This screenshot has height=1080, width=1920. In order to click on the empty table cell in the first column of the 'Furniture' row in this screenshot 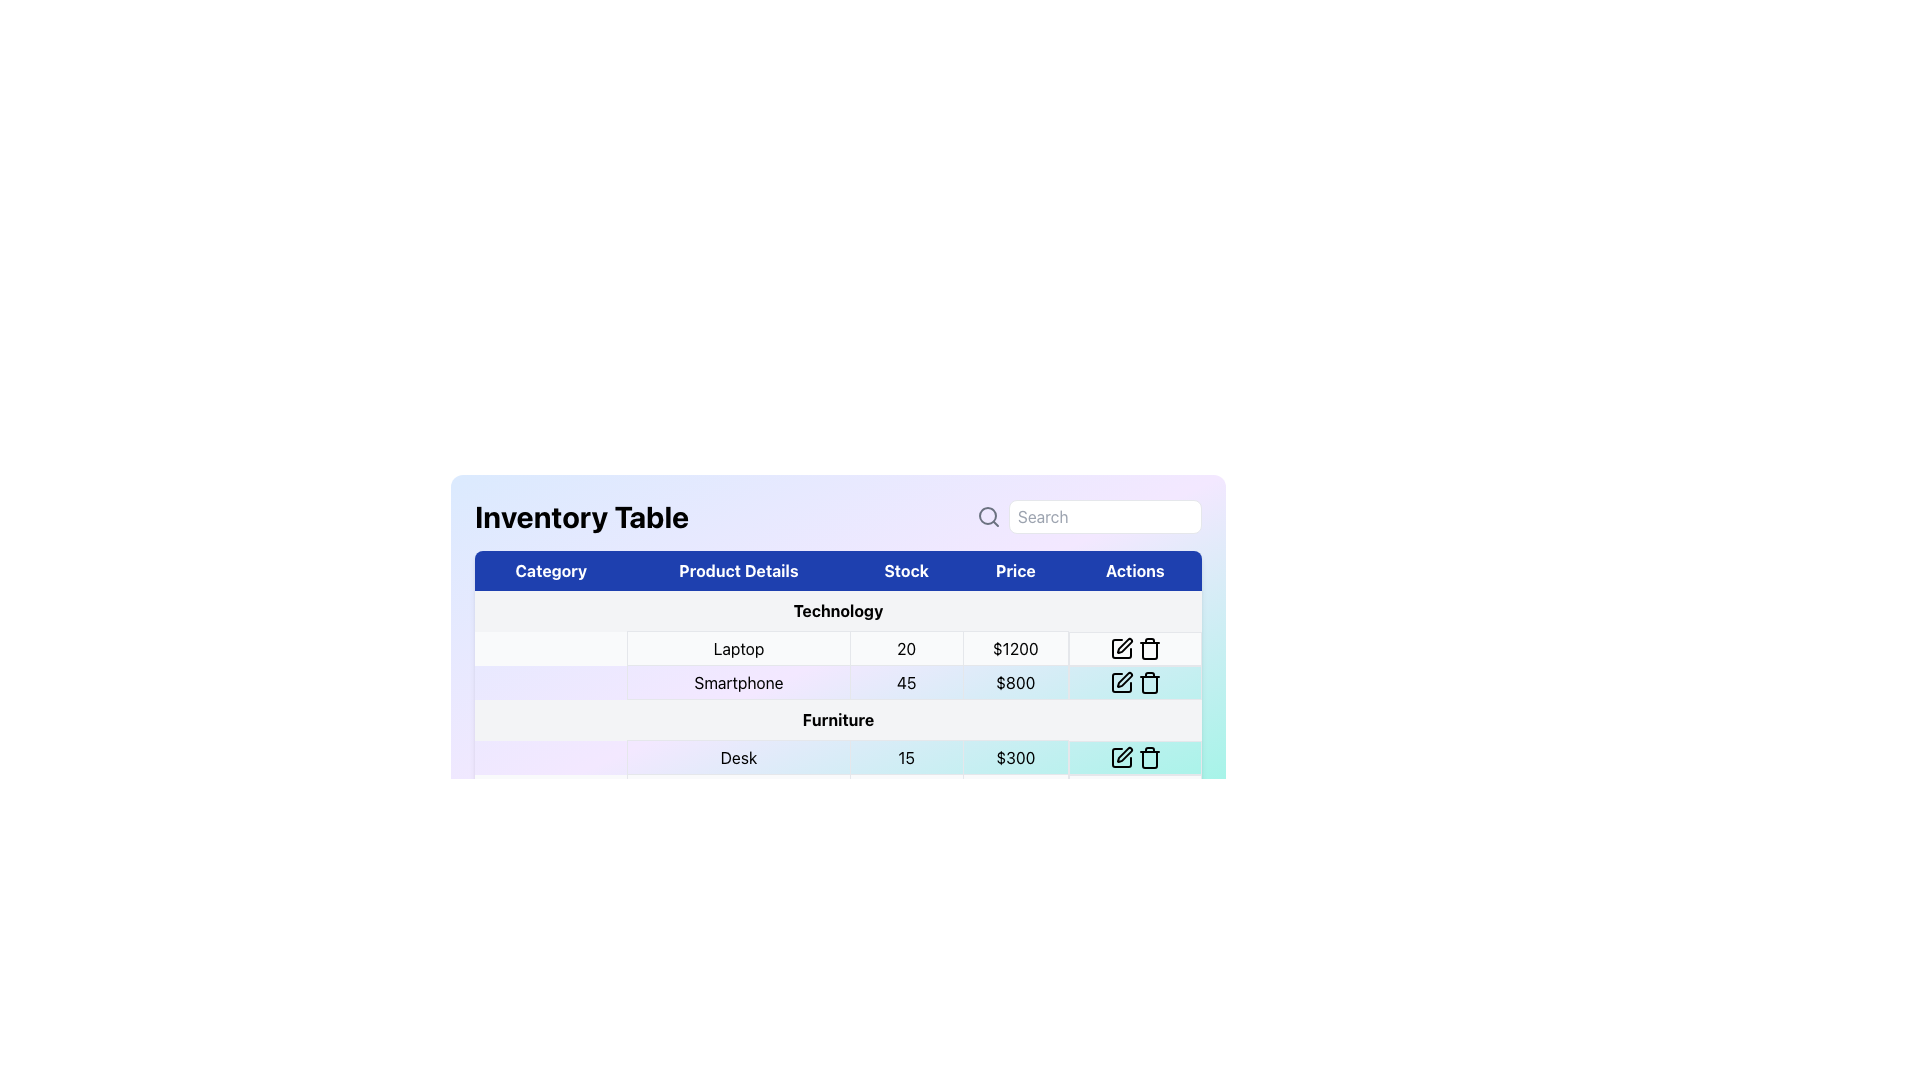, I will do `click(551, 757)`.